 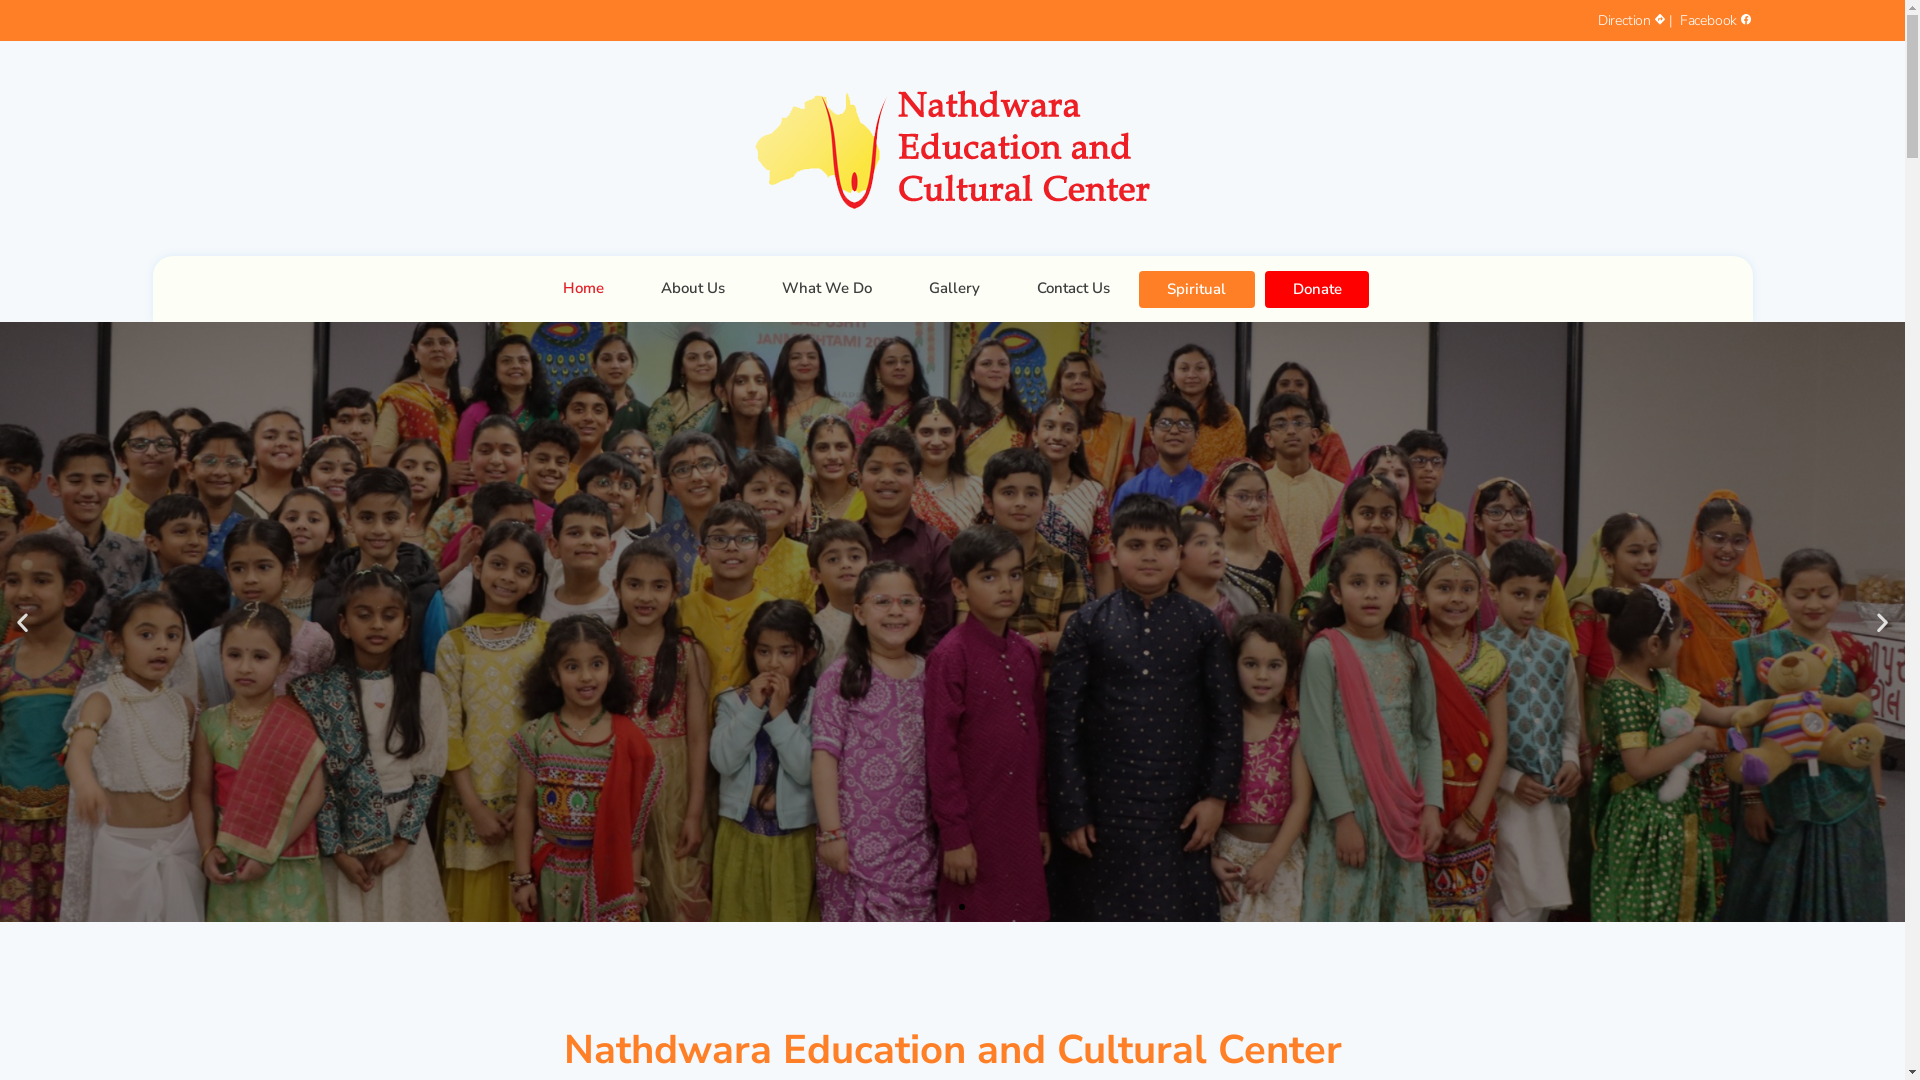 What do you see at coordinates (826, 288) in the screenshot?
I see `'What We Do'` at bounding box center [826, 288].